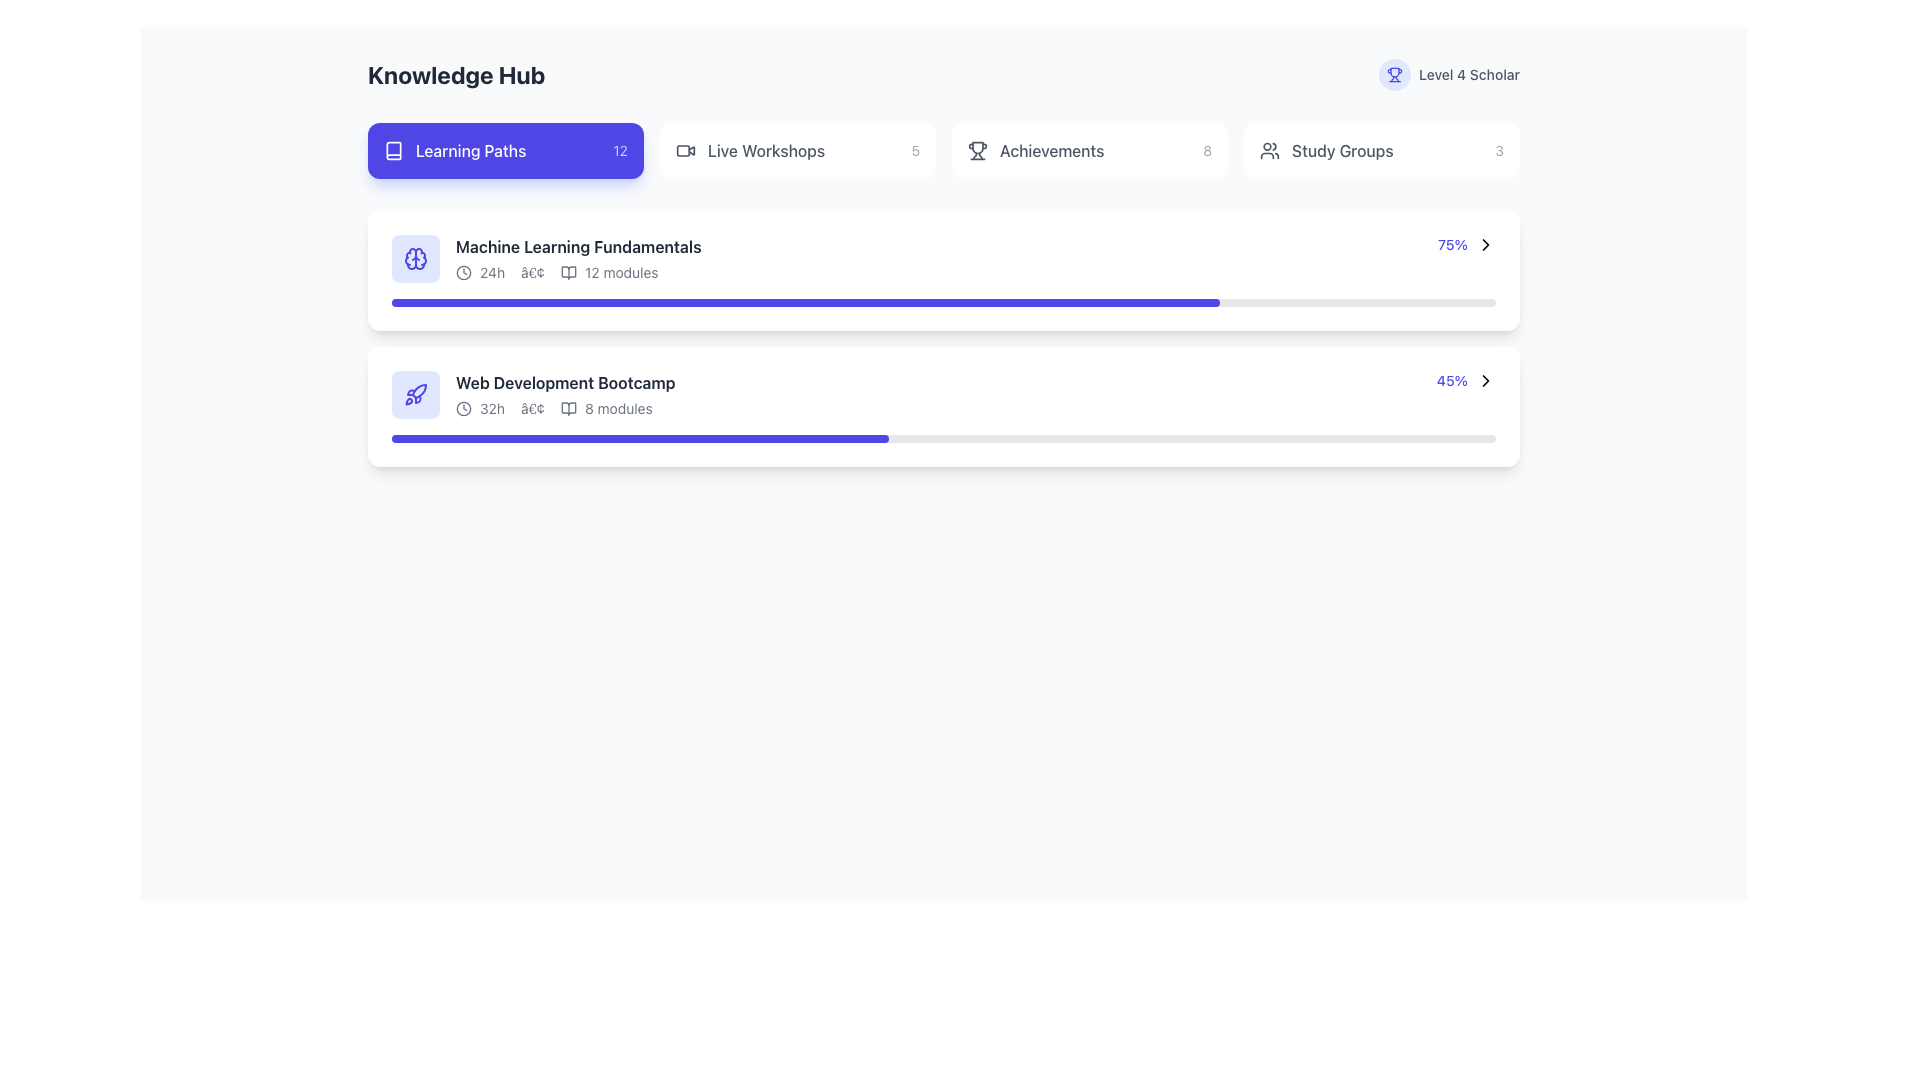  I want to click on the brain icon element located to the left of the 'Machine Learning Fundamentals' text for accessibility, so click(415, 257).